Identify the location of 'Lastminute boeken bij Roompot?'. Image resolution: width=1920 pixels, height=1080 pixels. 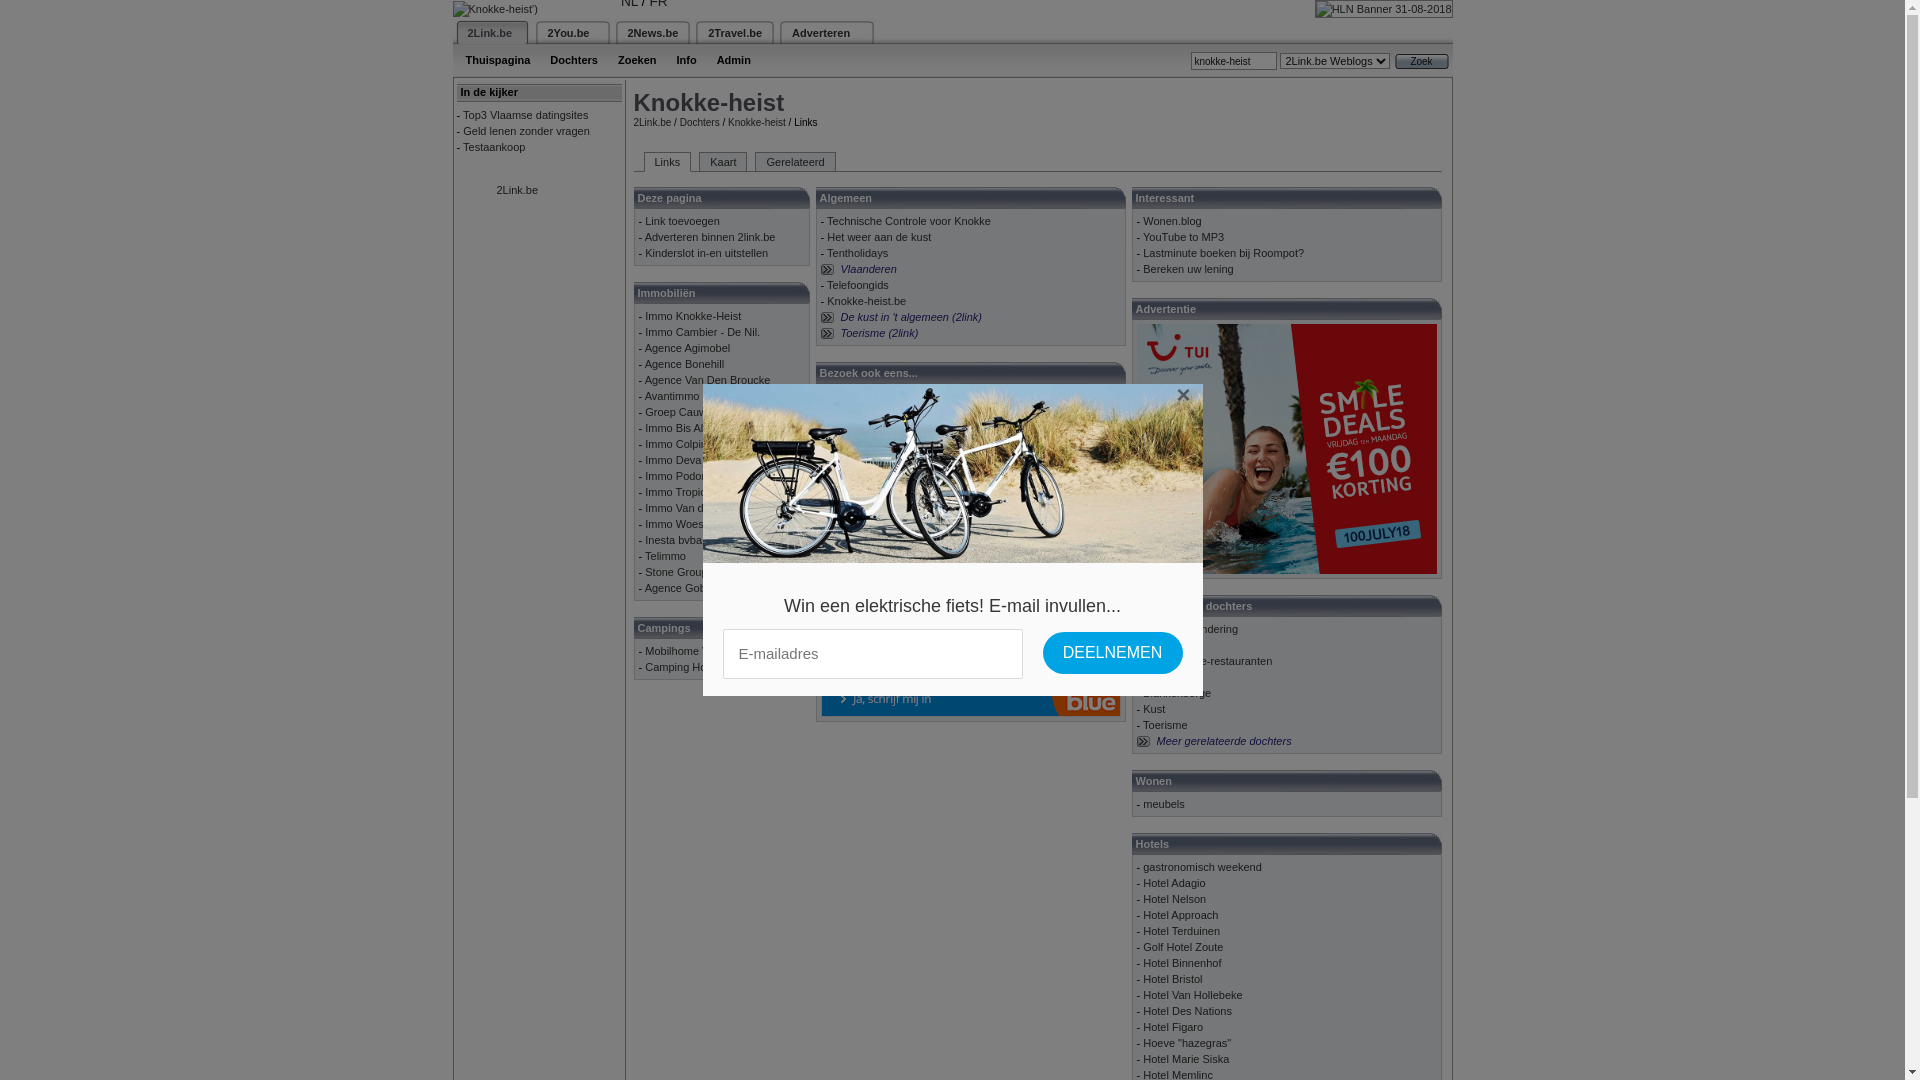
(1222, 252).